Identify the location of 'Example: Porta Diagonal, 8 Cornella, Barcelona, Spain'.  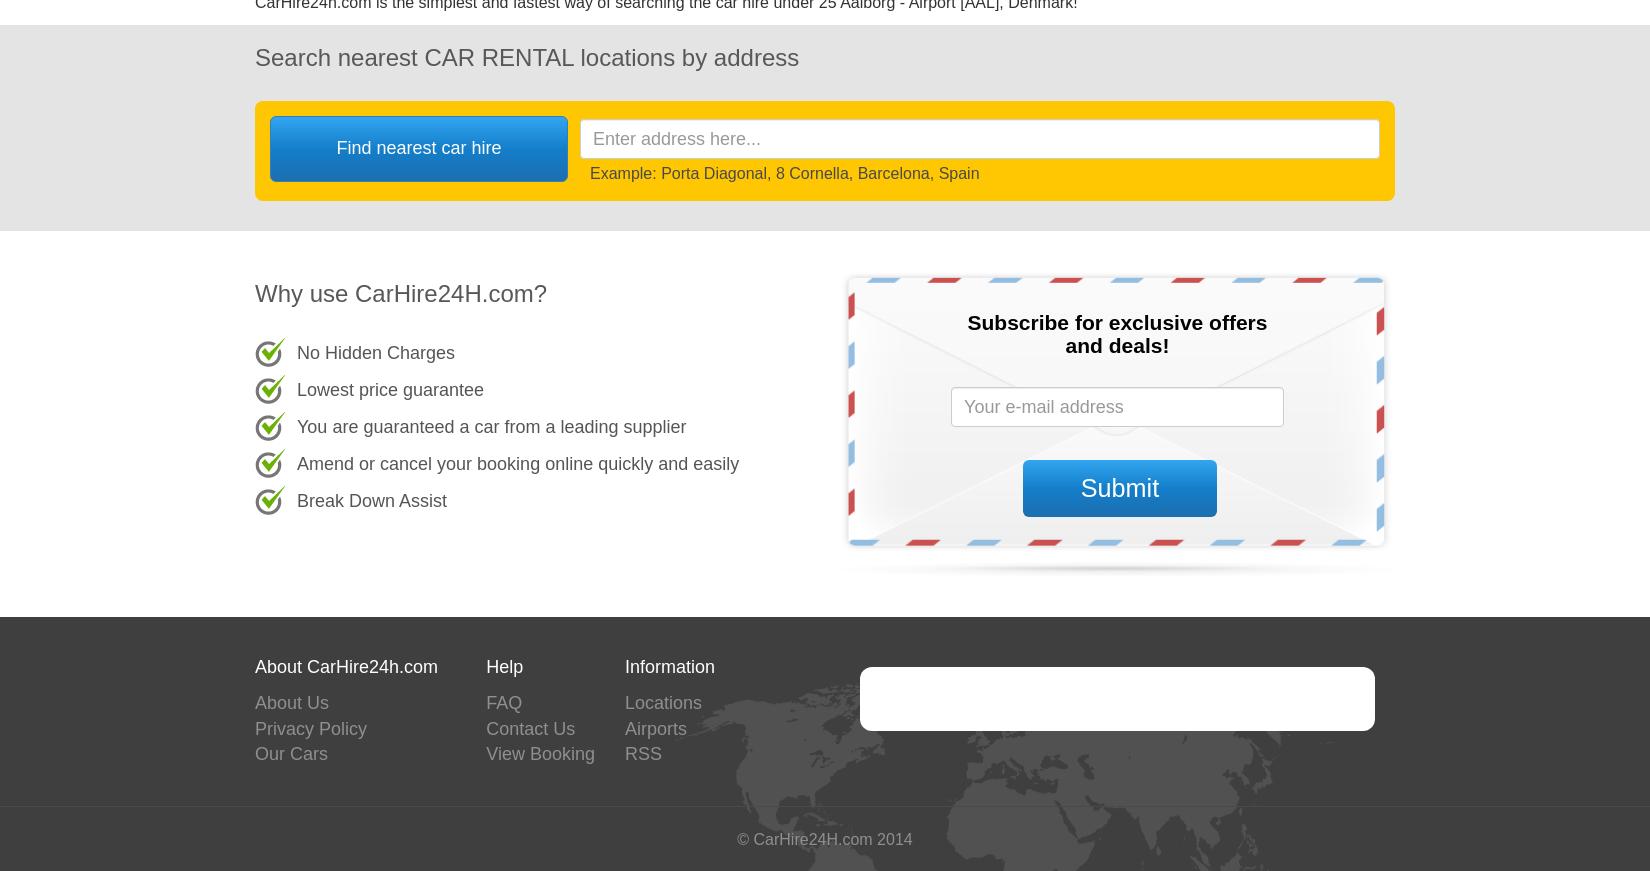
(589, 173).